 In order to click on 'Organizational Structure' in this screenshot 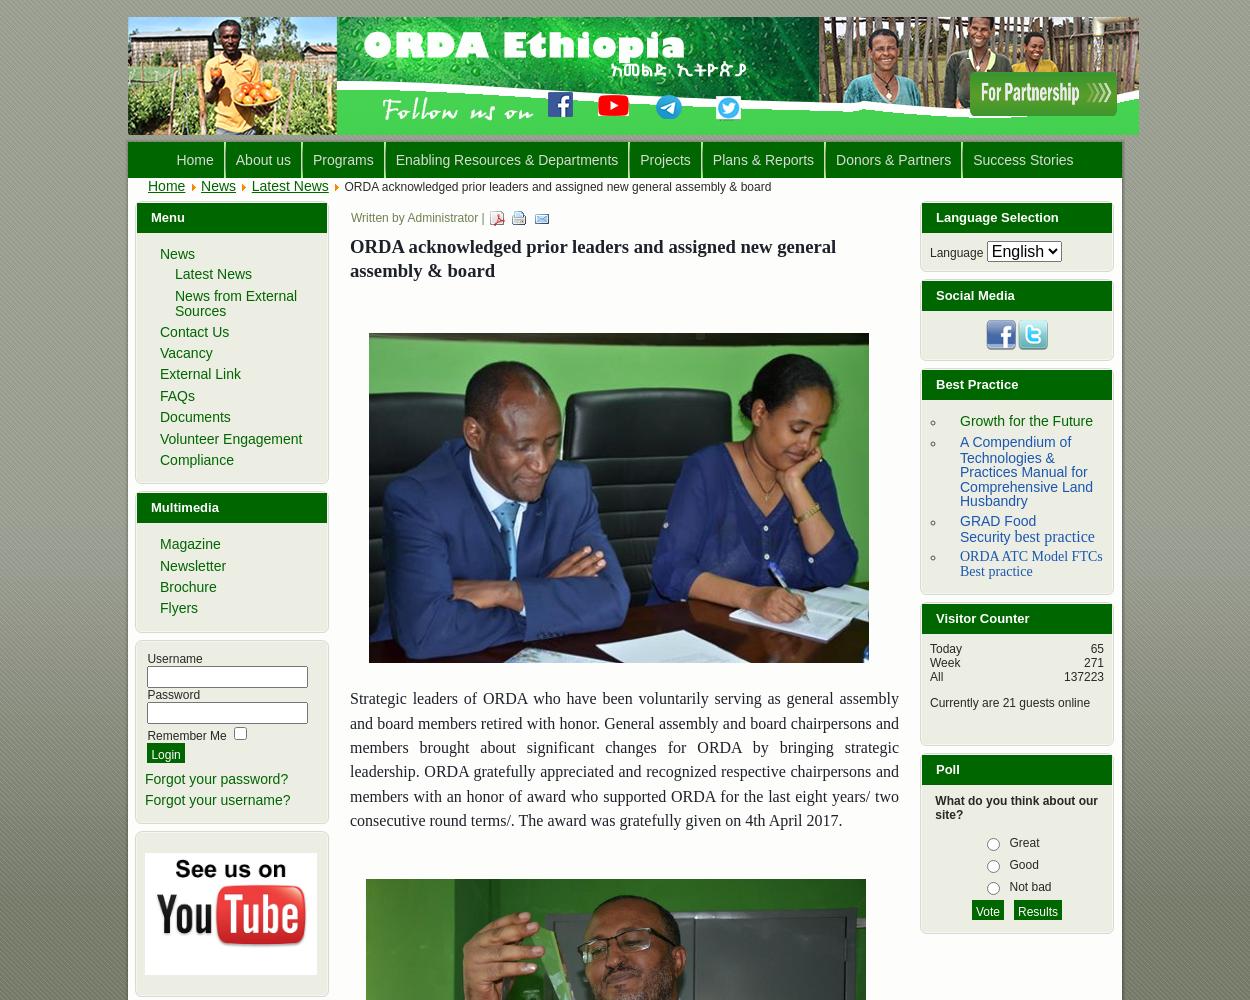, I will do `click(312, 235)`.